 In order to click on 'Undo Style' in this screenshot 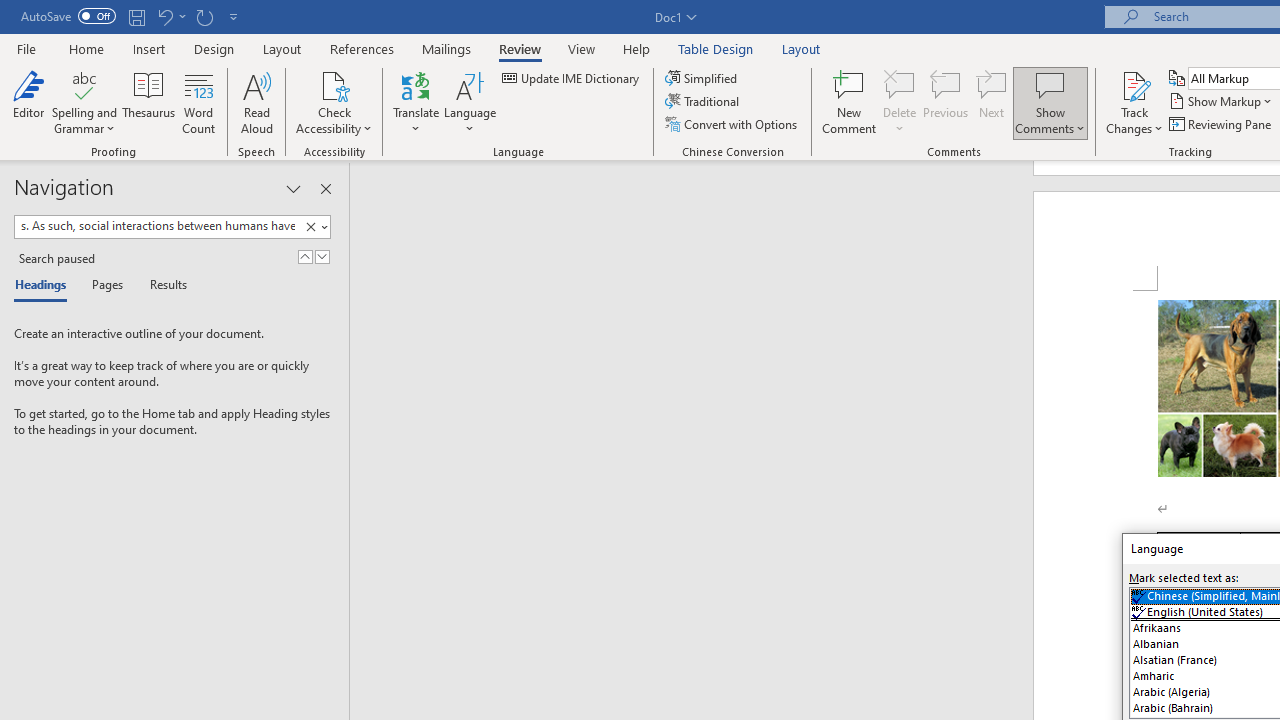, I will do `click(170, 16)`.